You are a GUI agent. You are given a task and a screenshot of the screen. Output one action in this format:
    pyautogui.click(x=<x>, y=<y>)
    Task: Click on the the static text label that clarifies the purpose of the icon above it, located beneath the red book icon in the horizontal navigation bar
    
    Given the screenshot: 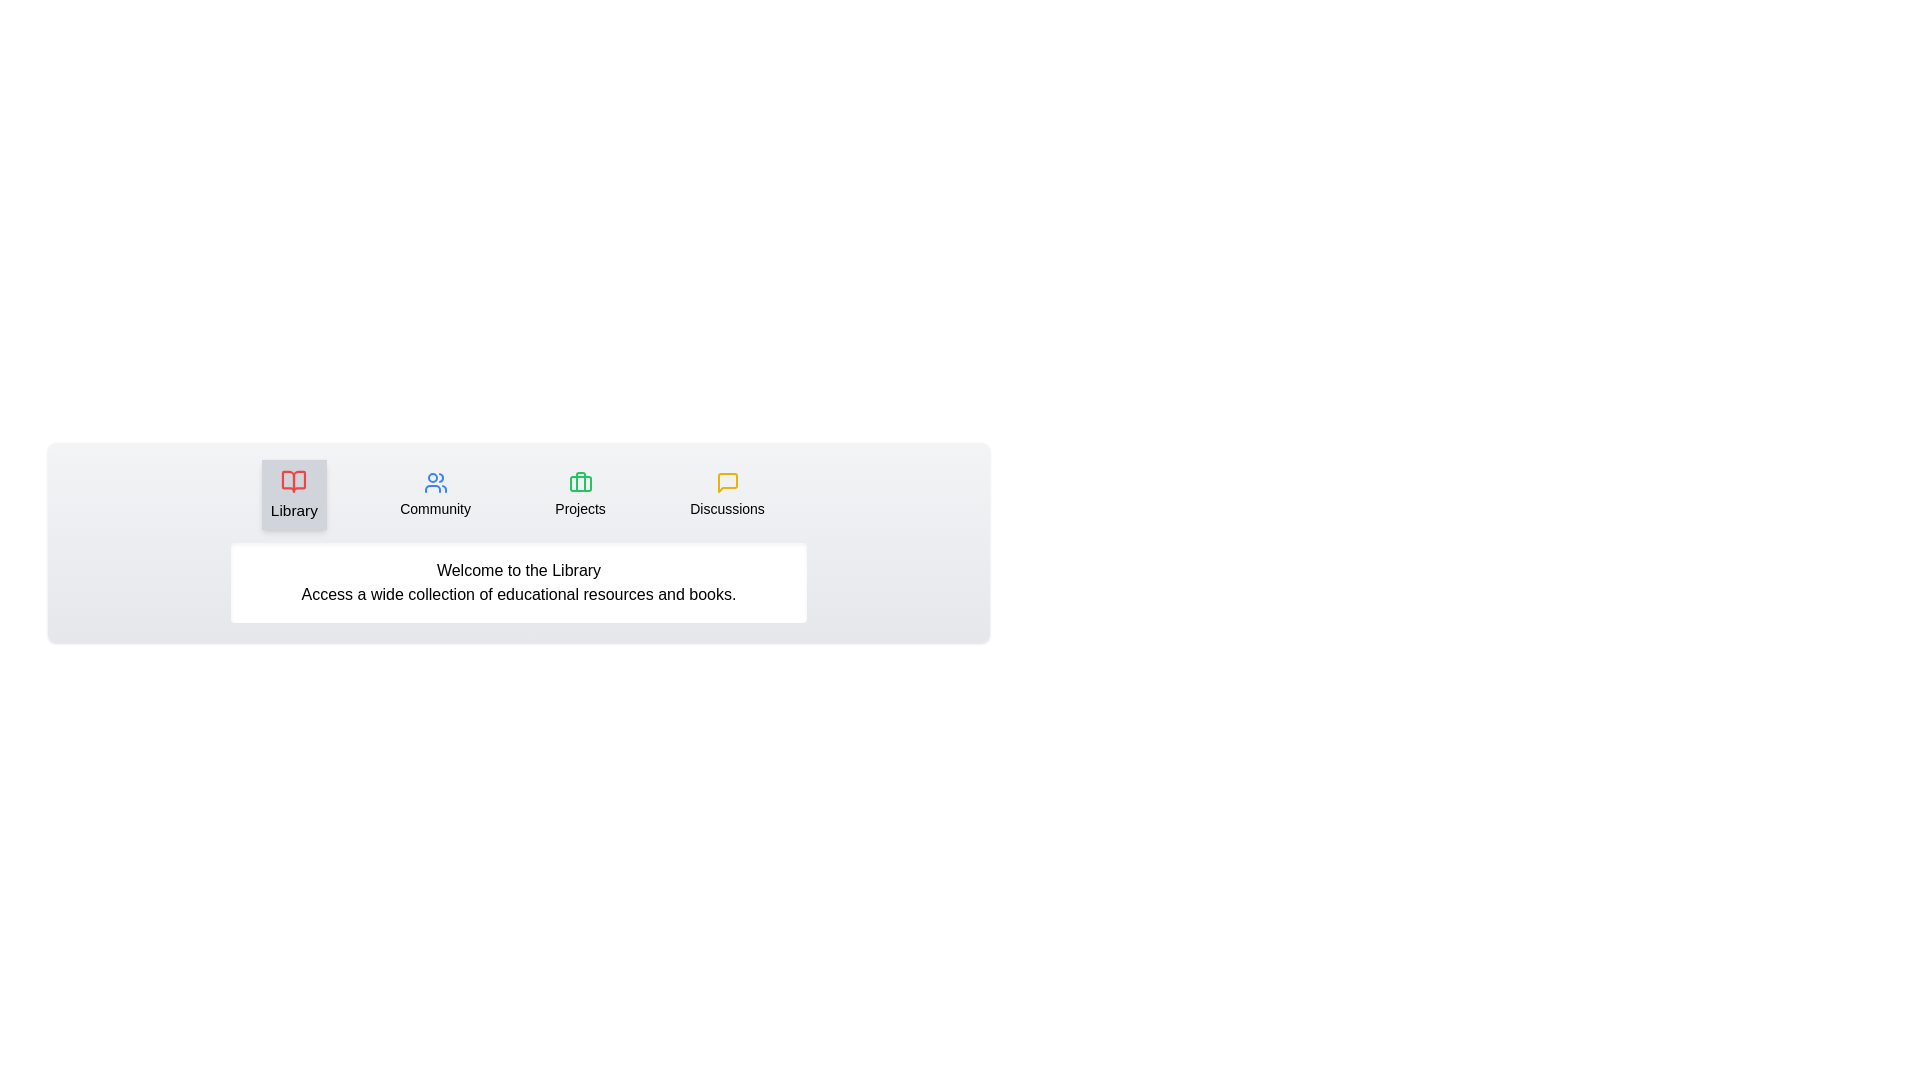 What is the action you would take?
    pyautogui.click(x=293, y=509)
    